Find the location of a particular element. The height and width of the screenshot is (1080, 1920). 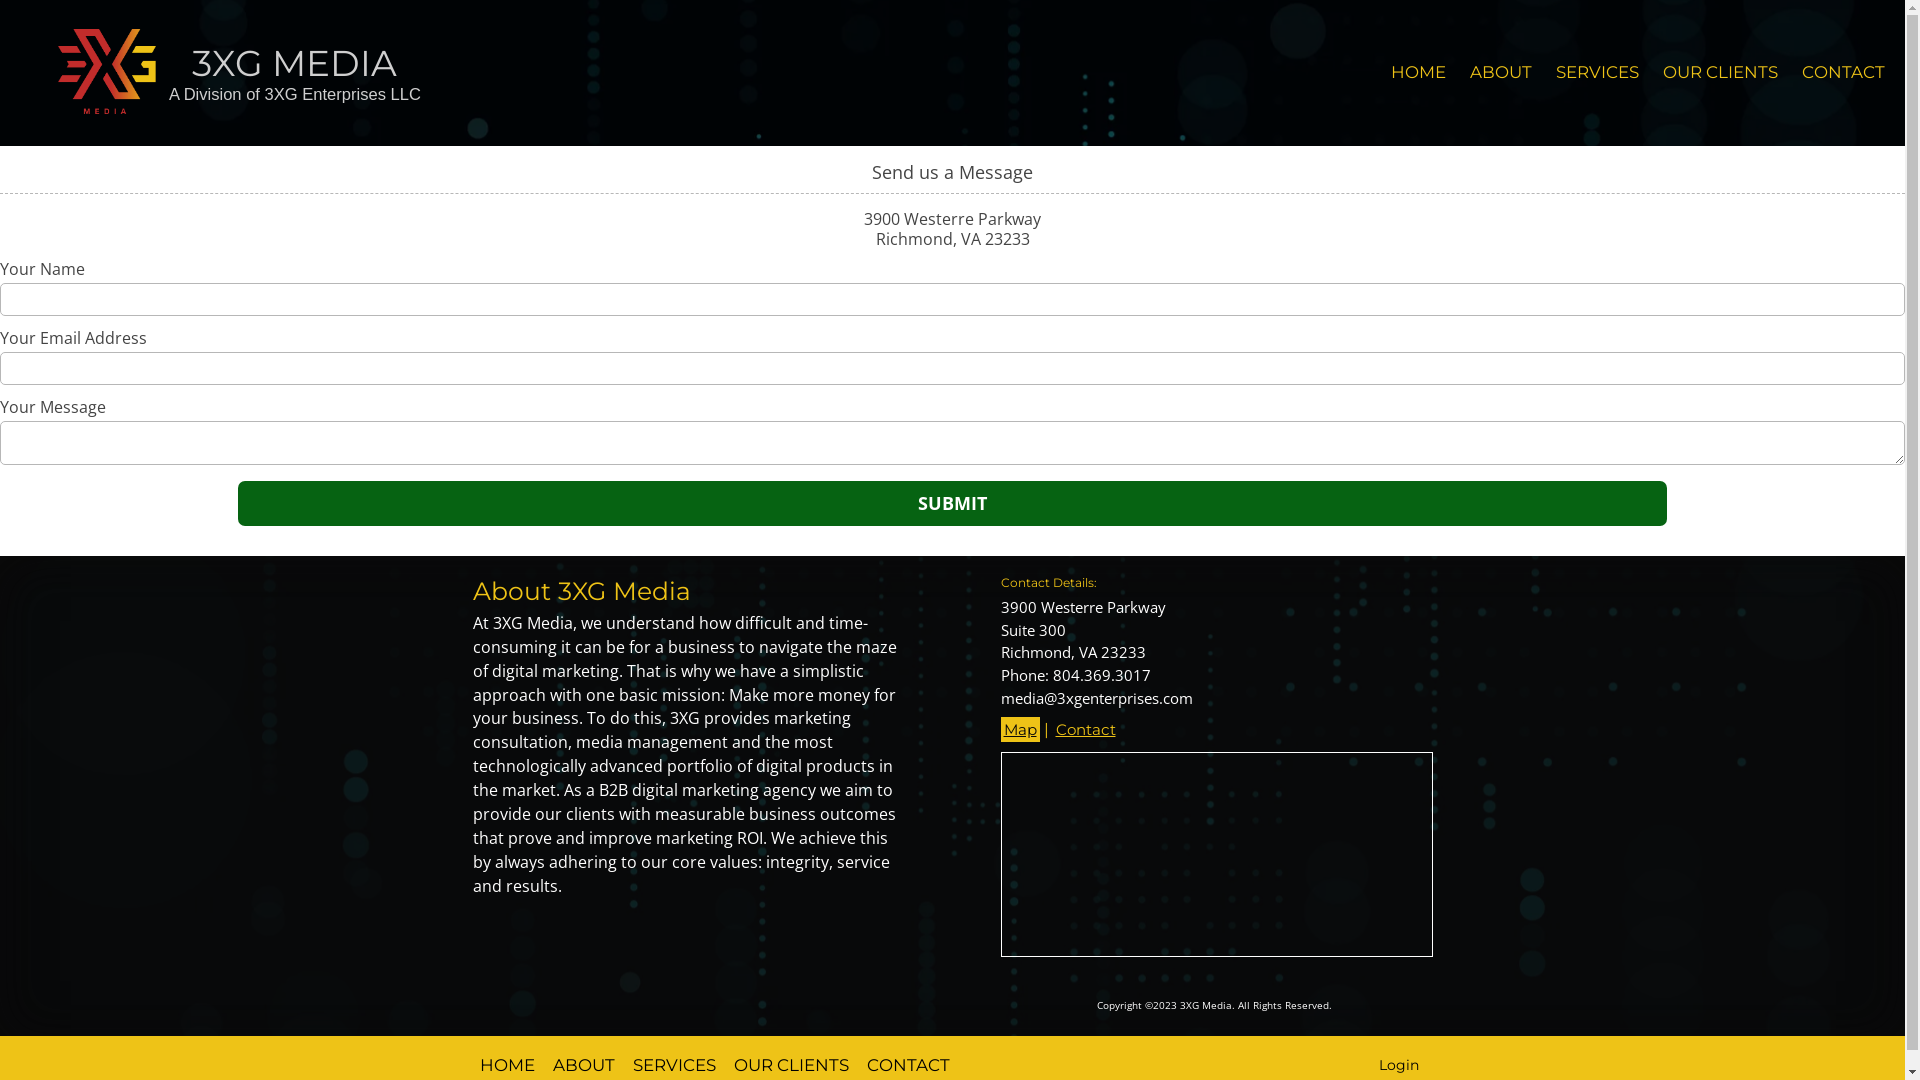

'ABOUT' is located at coordinates (1458, 72).